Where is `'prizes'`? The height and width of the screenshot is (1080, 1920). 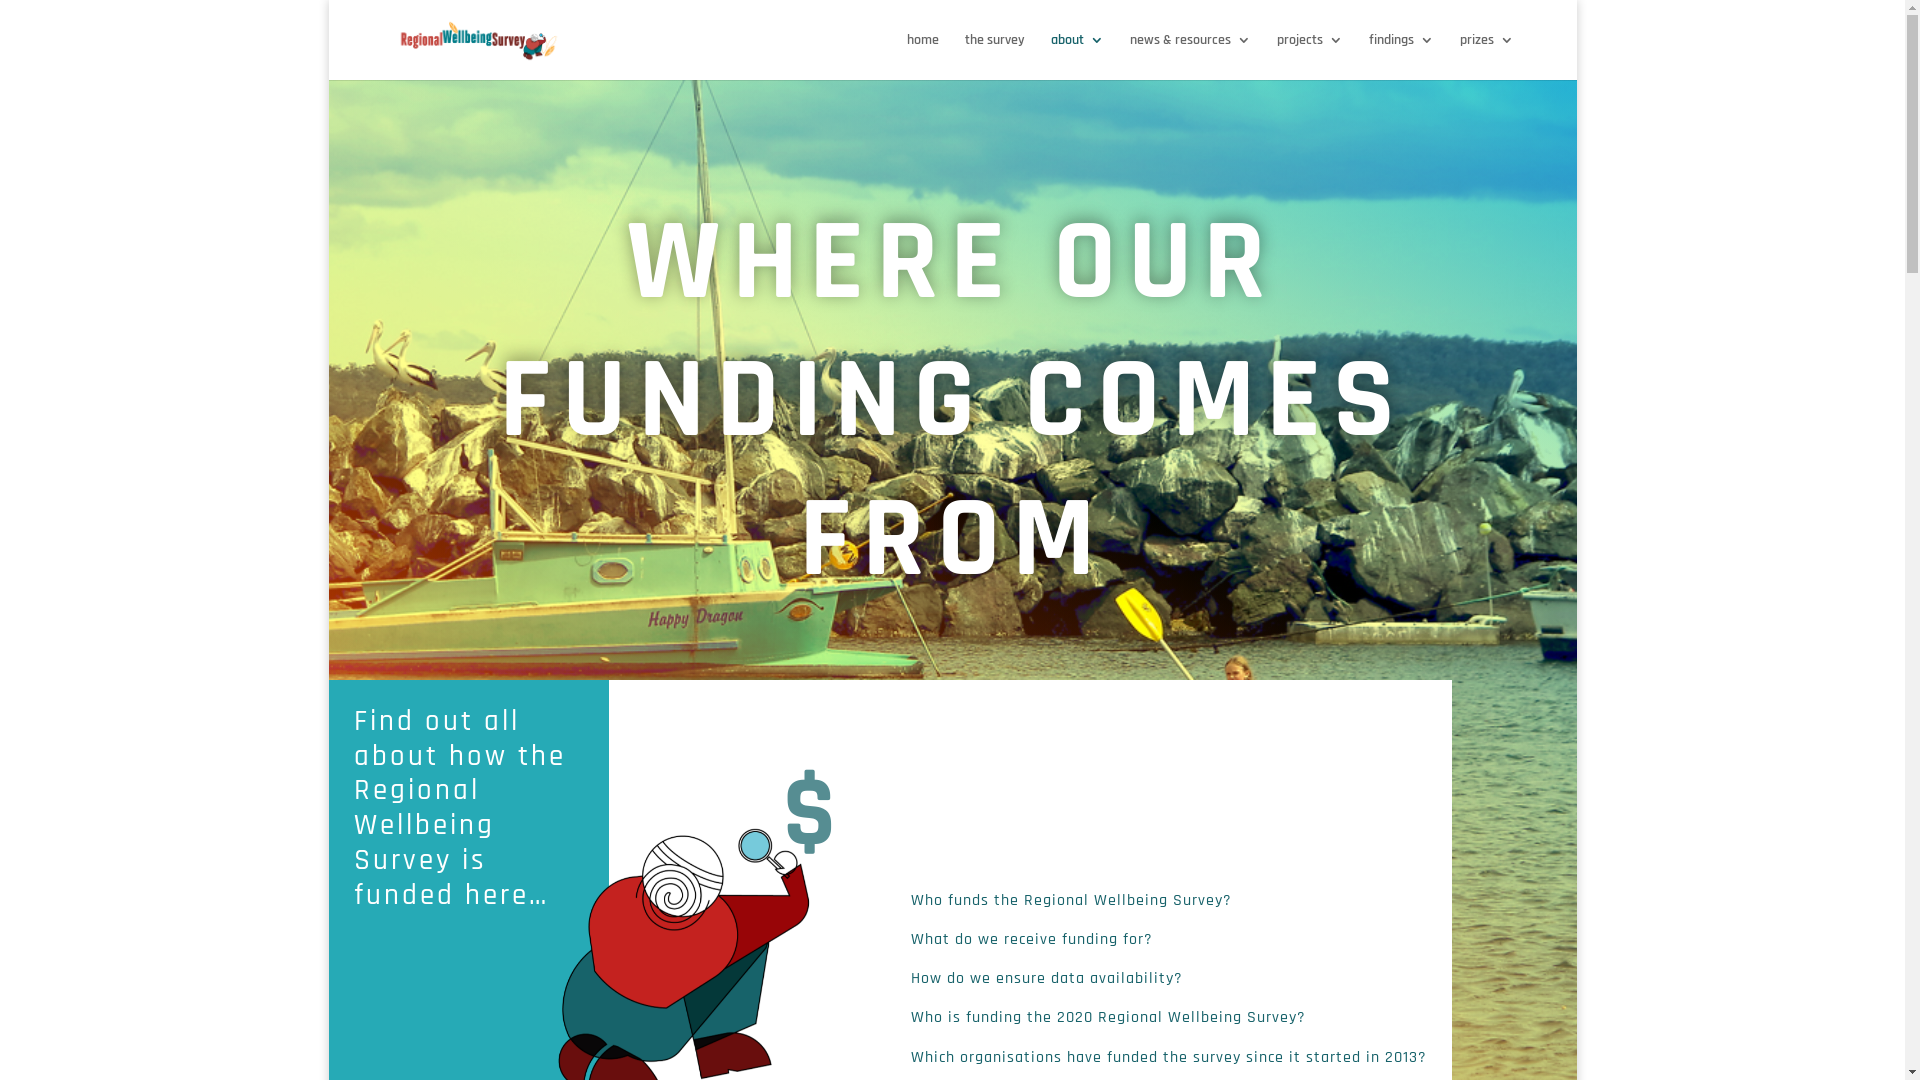
'prizes' is located at coordinates (1487, 55).